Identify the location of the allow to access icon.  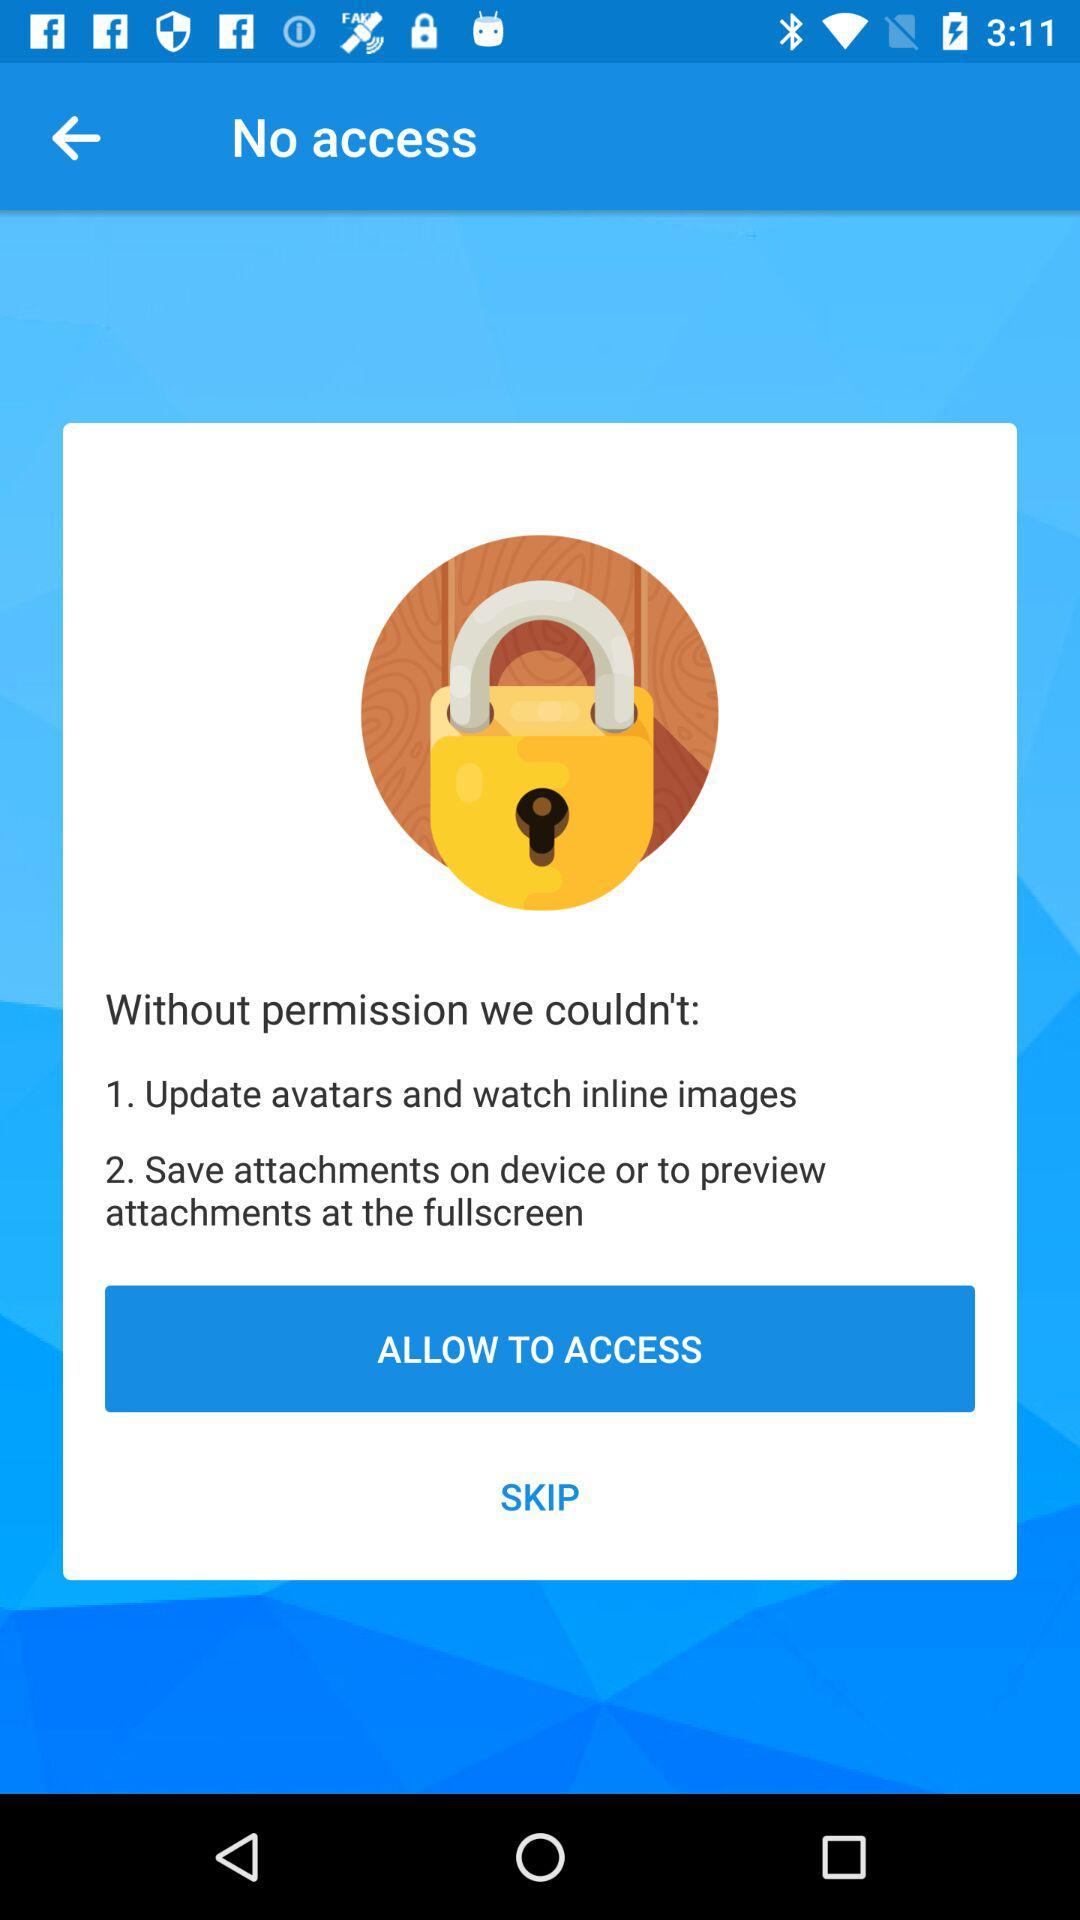
(540, 1348).